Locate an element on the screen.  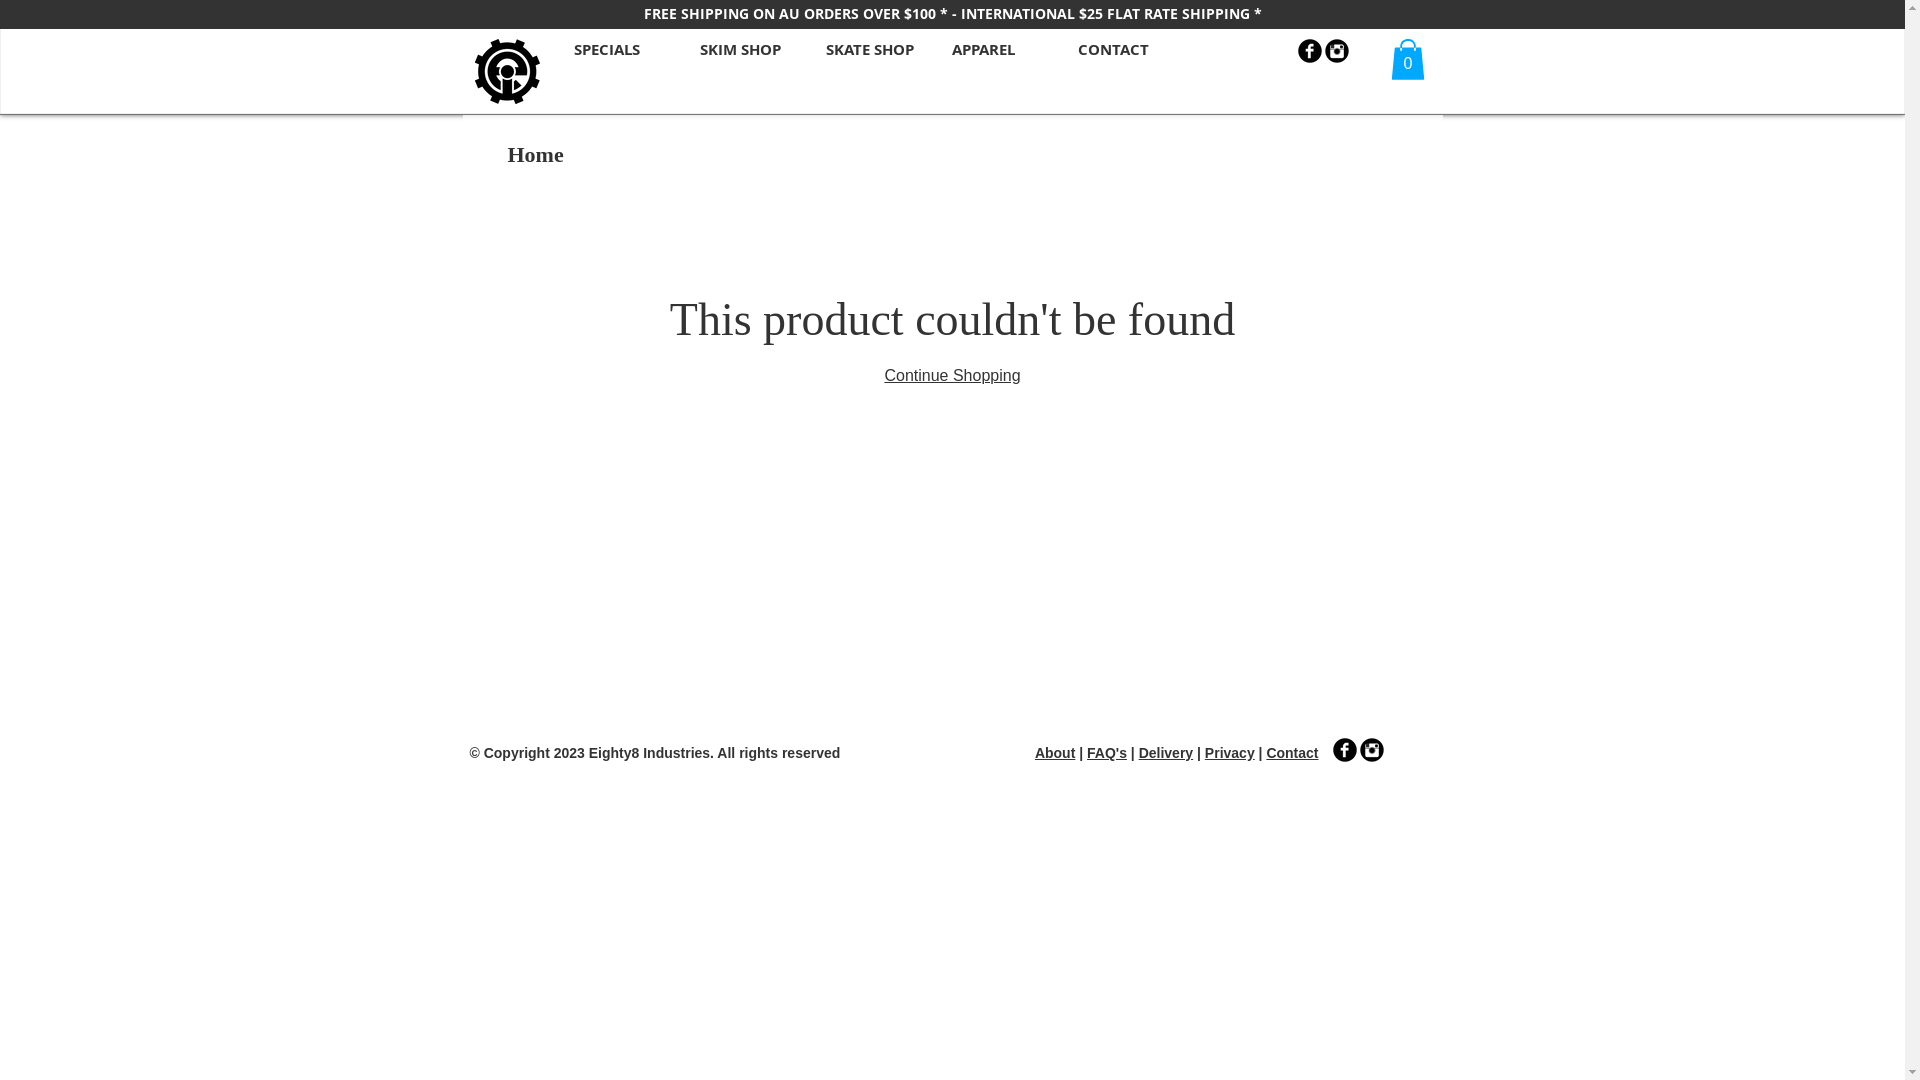
'Privacy' is located at coordinates (1228, 752).